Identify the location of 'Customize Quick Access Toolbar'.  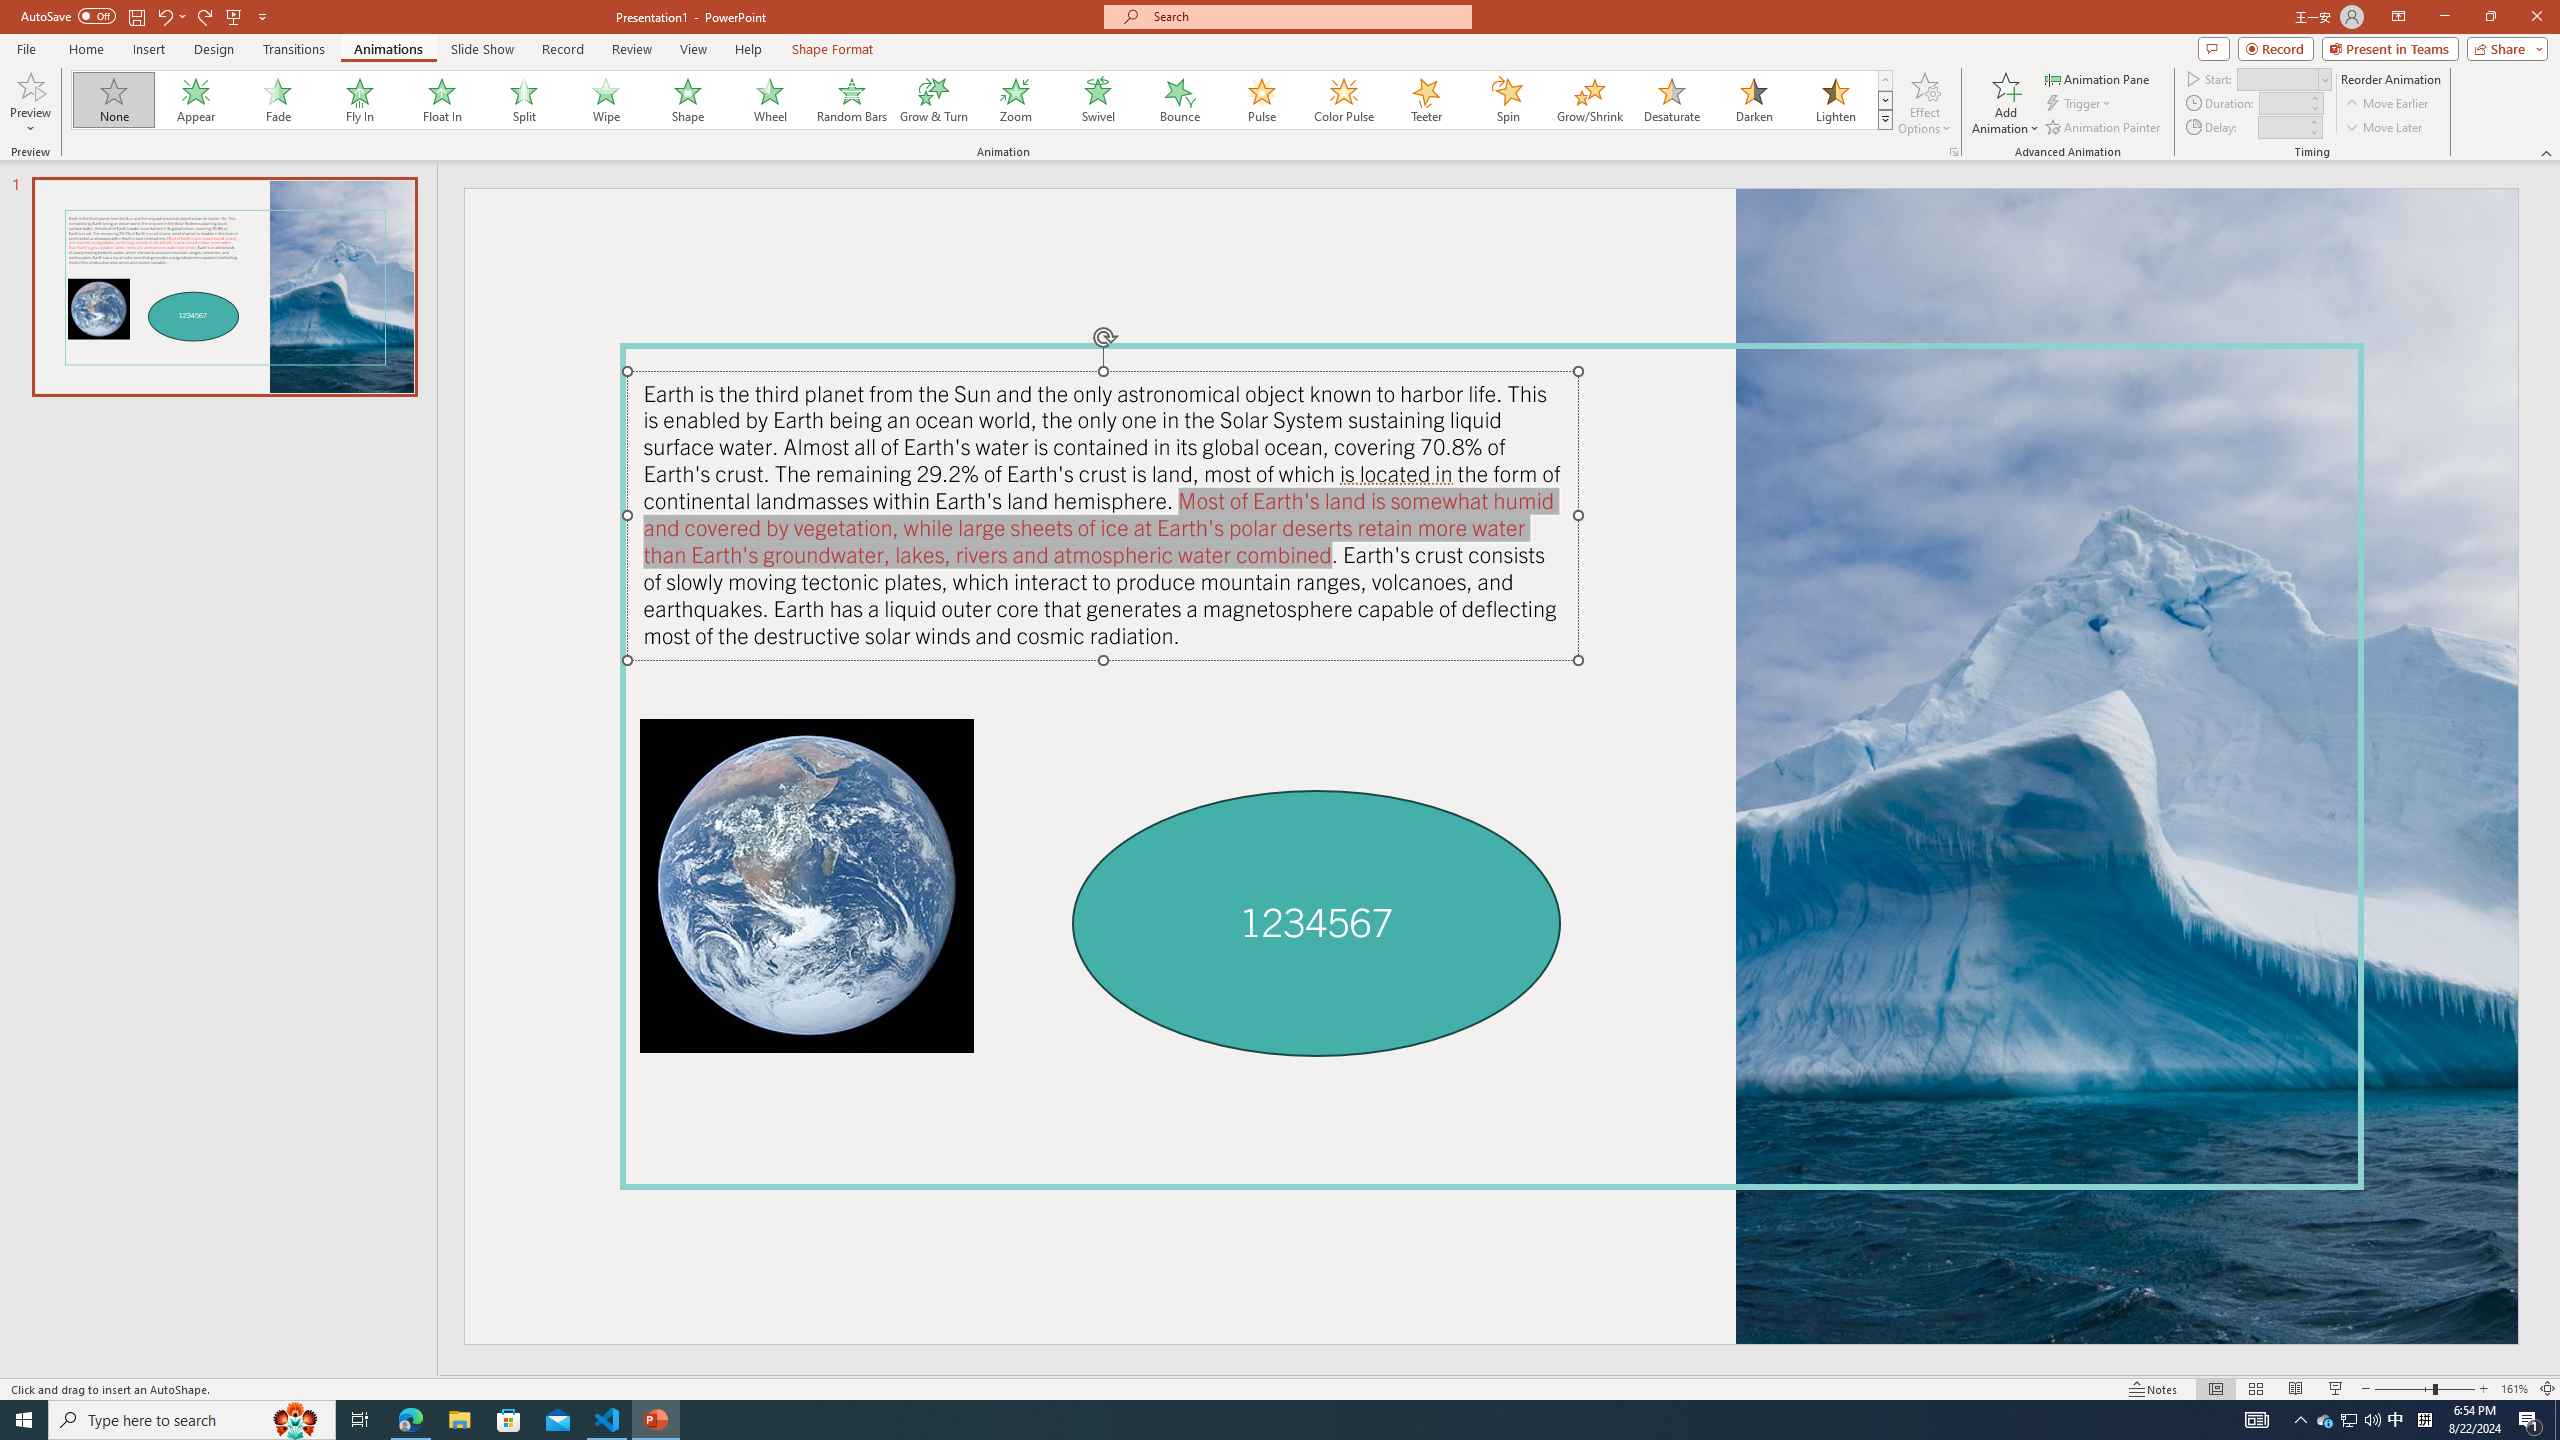
(261, 15).